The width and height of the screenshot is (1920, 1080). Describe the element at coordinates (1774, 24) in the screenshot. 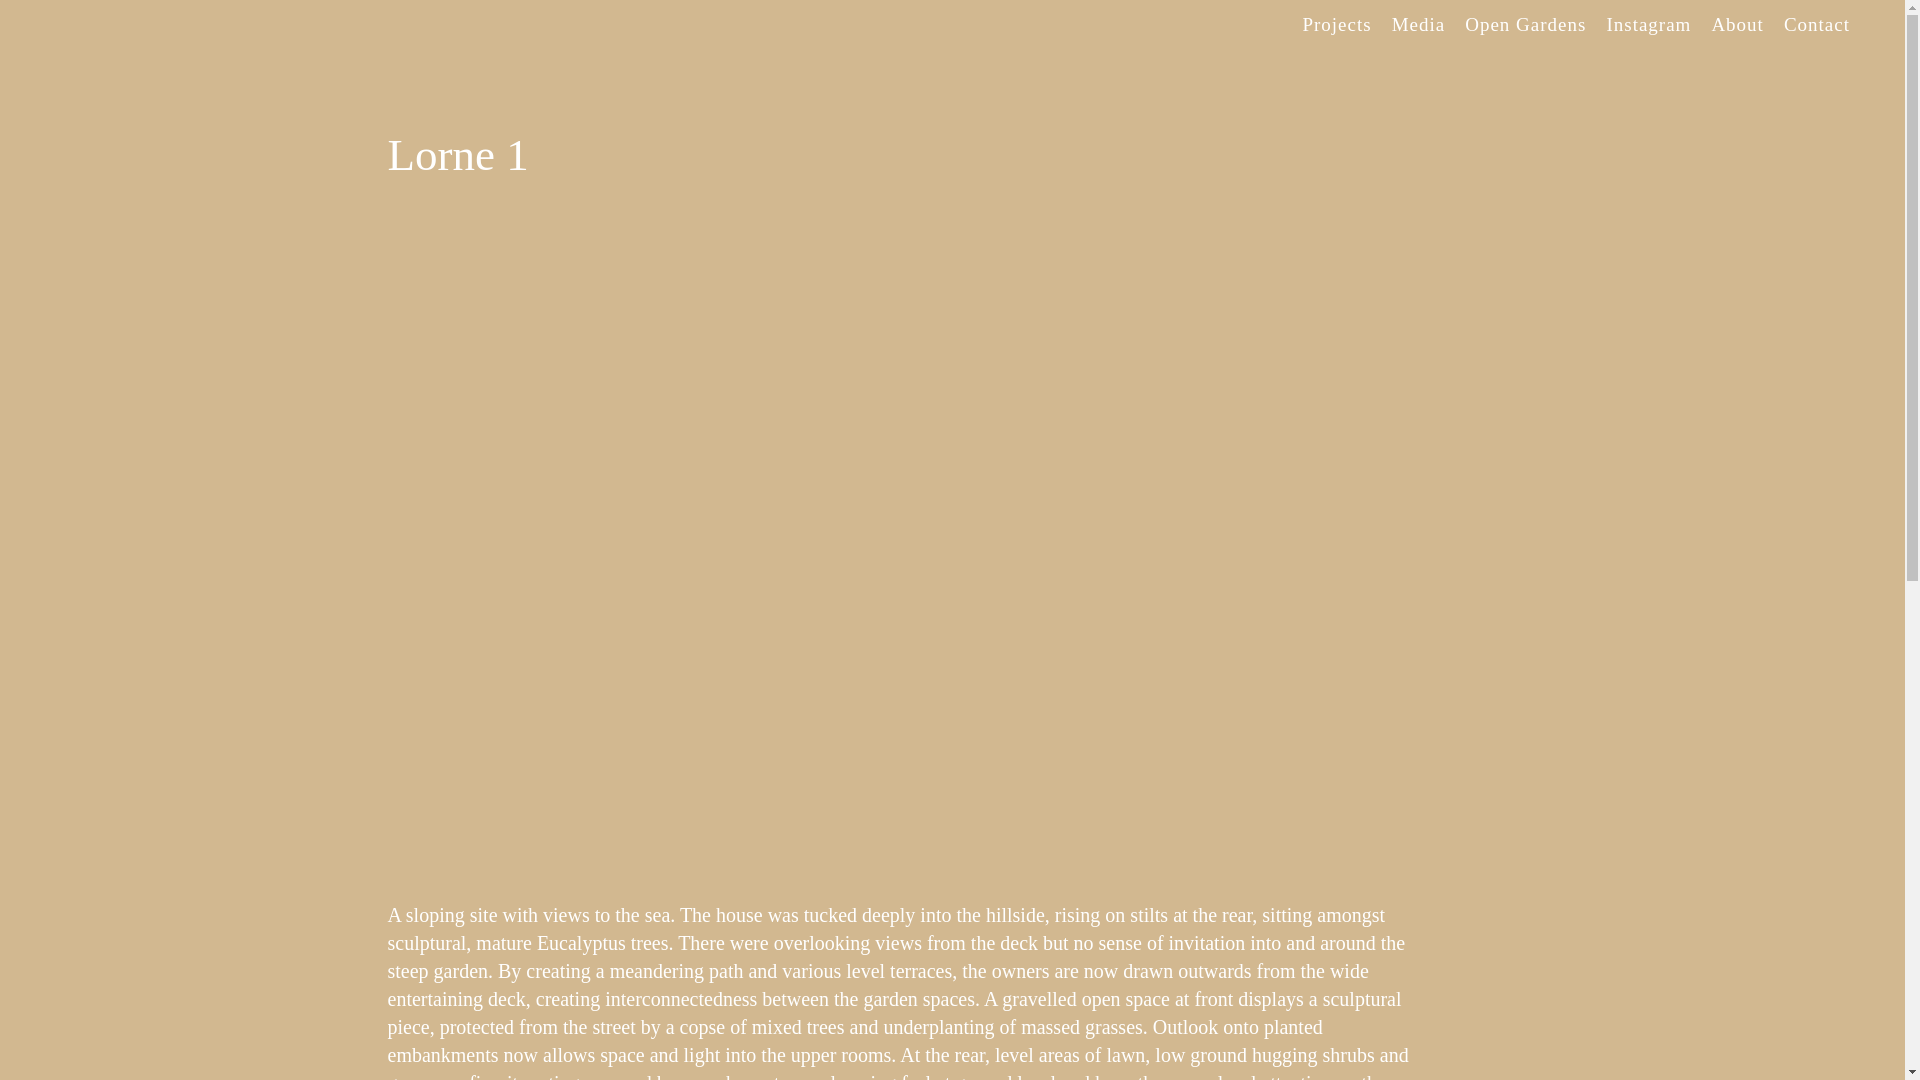

I see `'Contact'` at that location.